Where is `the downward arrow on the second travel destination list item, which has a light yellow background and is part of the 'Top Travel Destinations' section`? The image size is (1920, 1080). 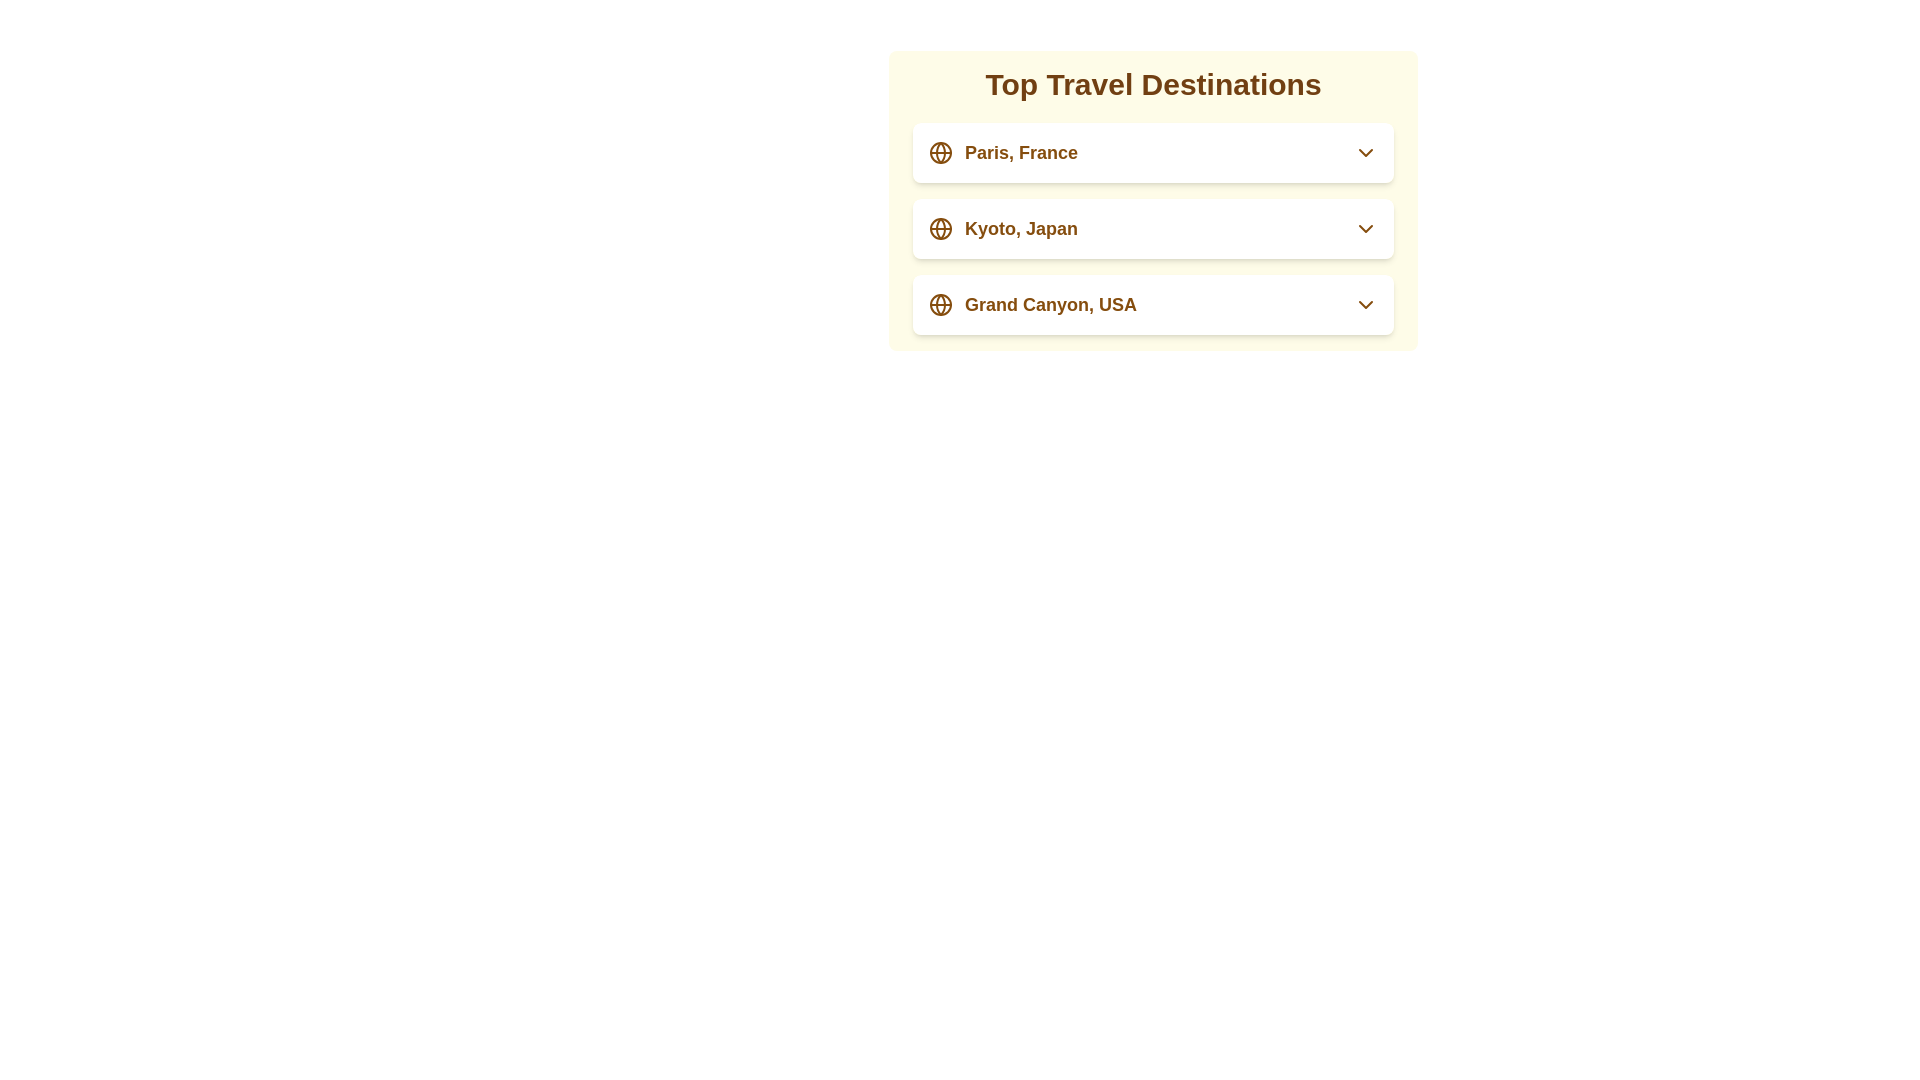
the downward arrow on the second travel destination list item, which has a light yellow background and is part of the 'Top Travel Destinations' section is located at coordinates (1153, 227).